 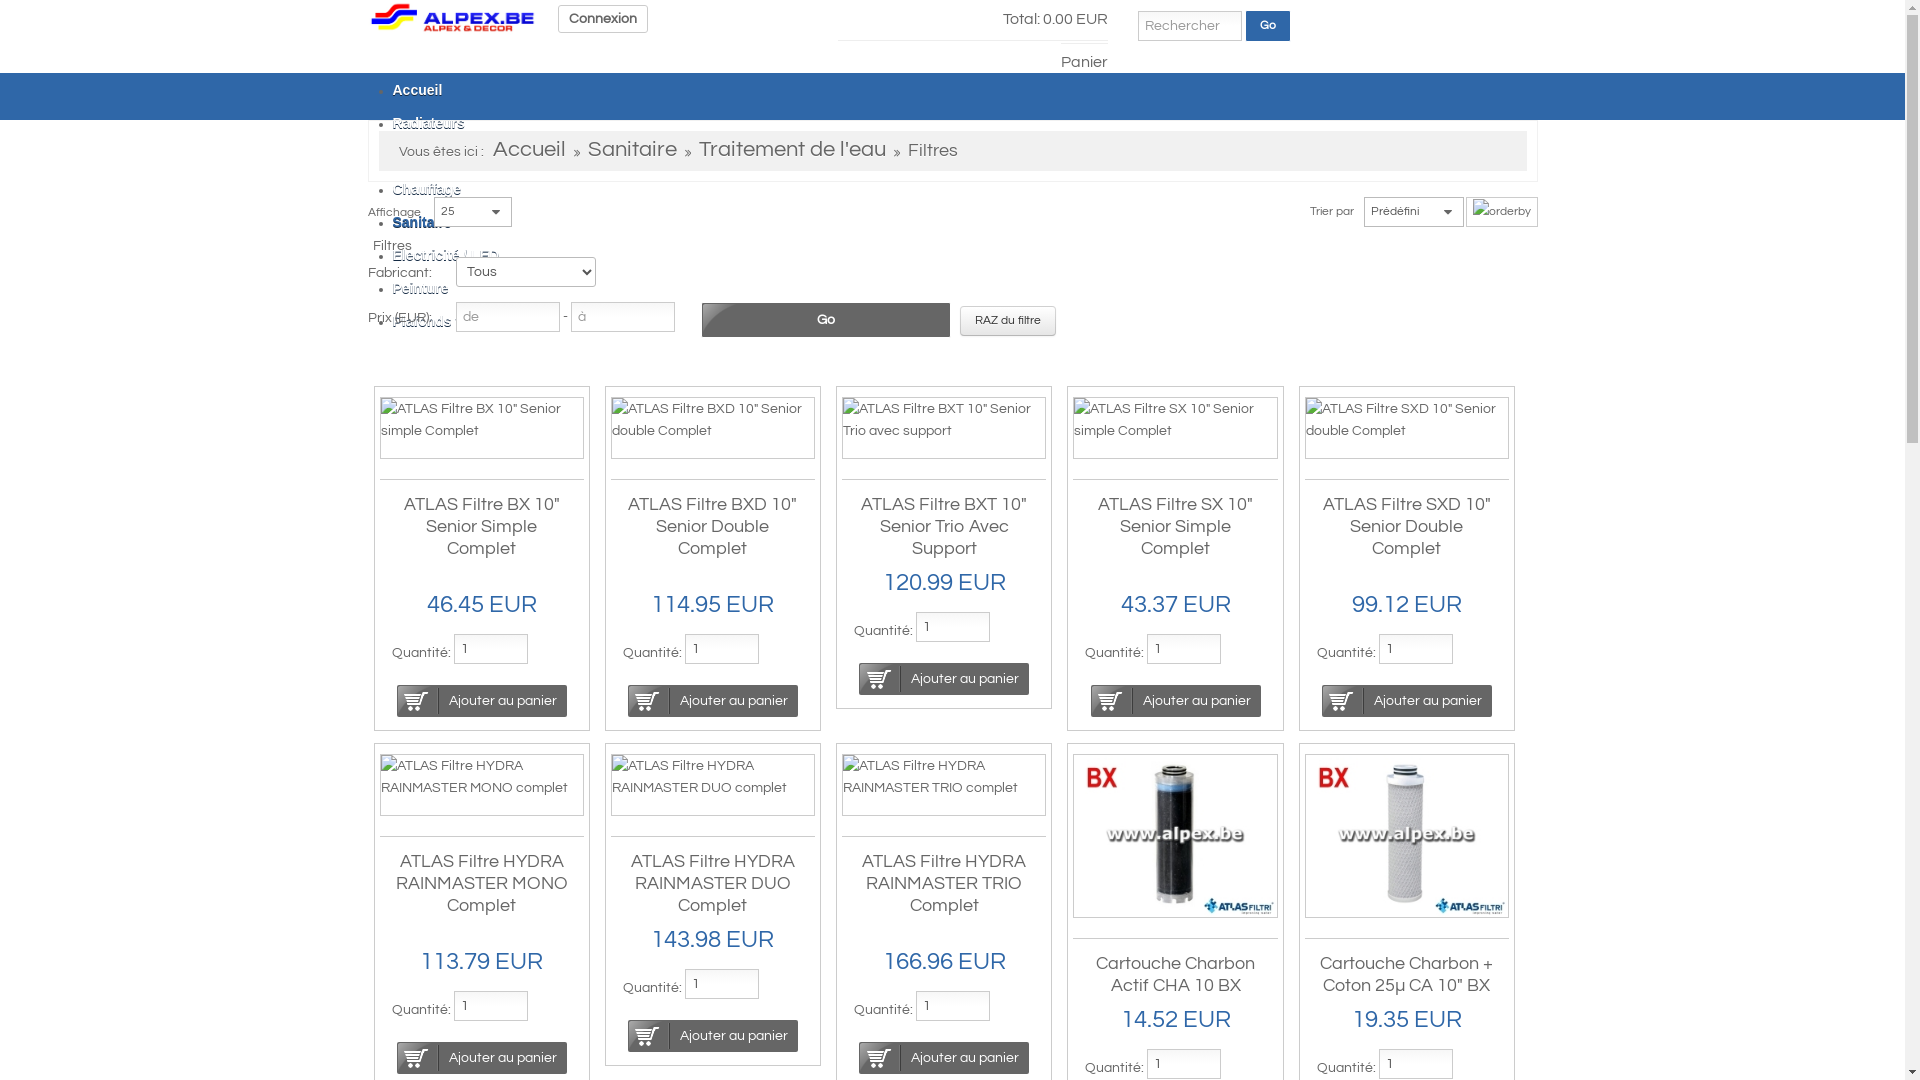 What do you see at coordinates (943, 525) in the screenshot?
I see `'ATLAS Filtre BXT 10" Senior Trio Avec Support'` at bounding box center [943, 525].